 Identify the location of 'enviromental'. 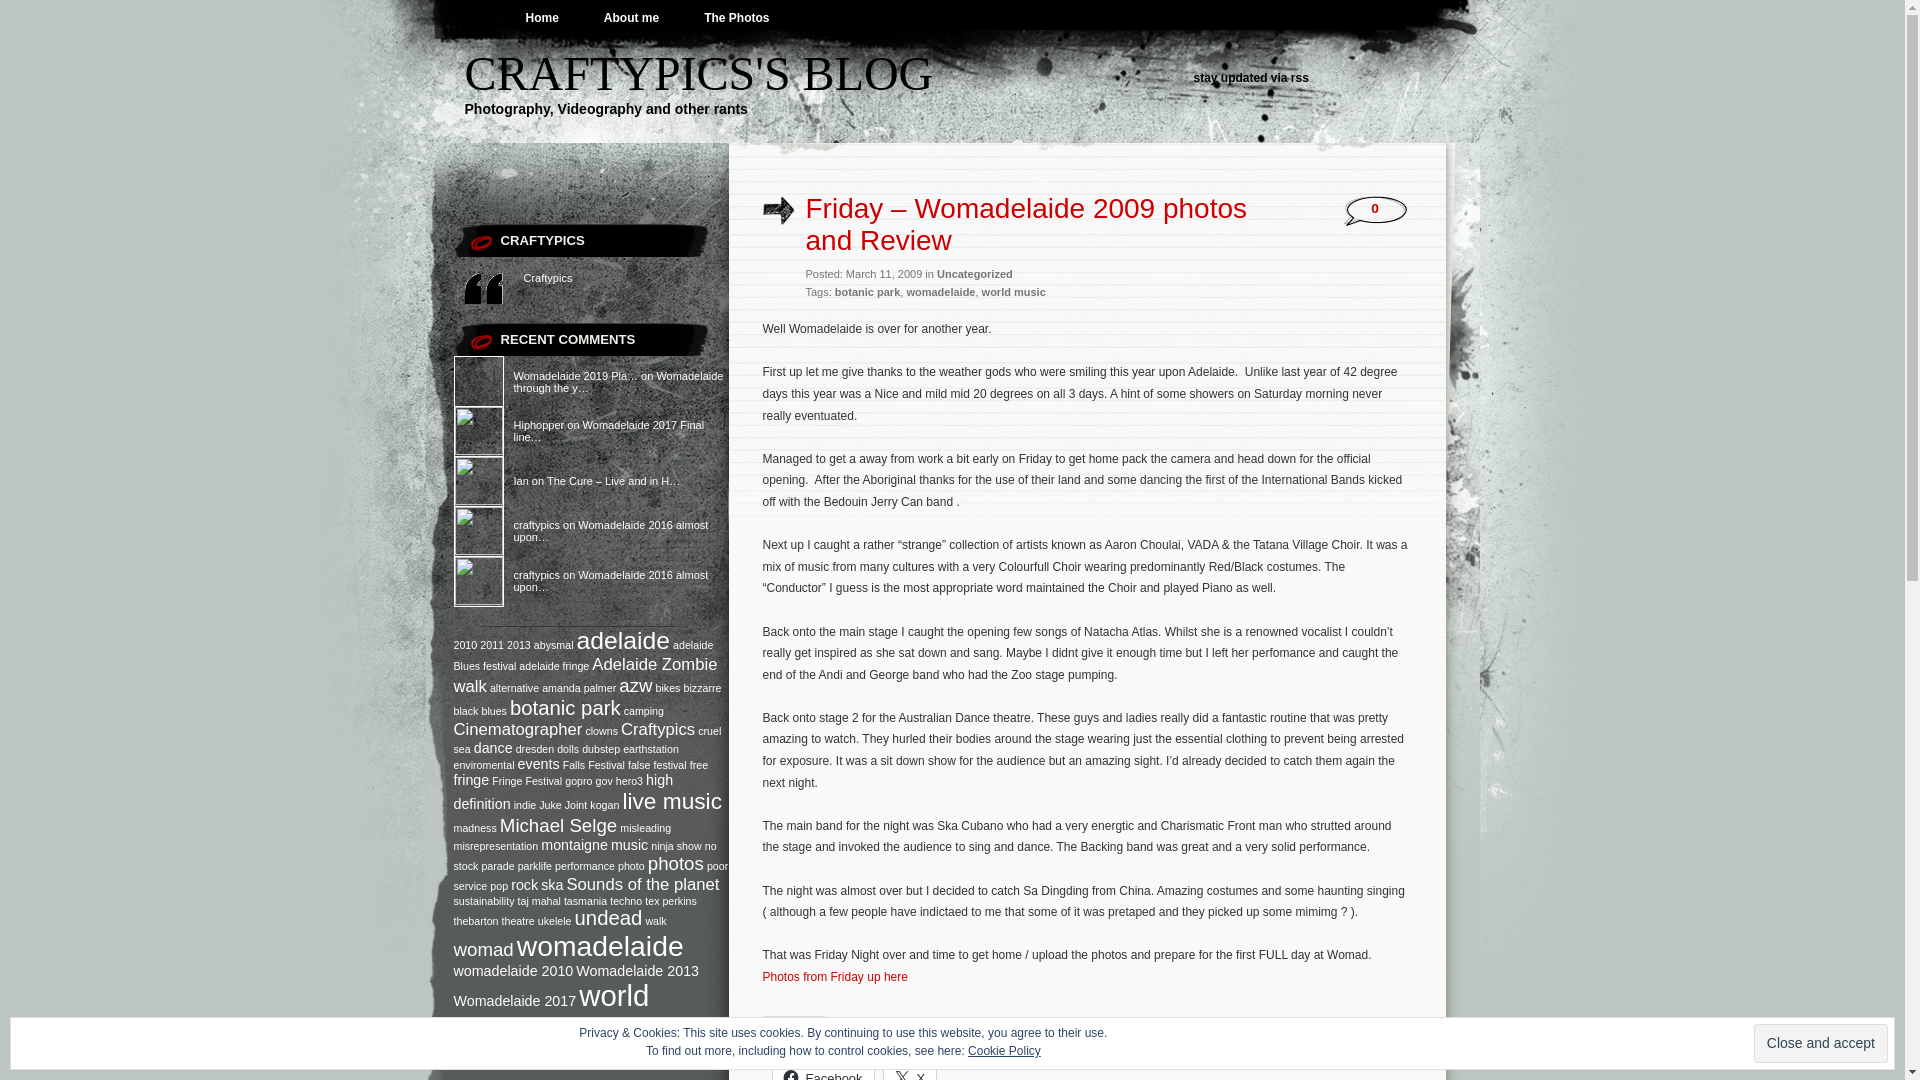
(484, 764).